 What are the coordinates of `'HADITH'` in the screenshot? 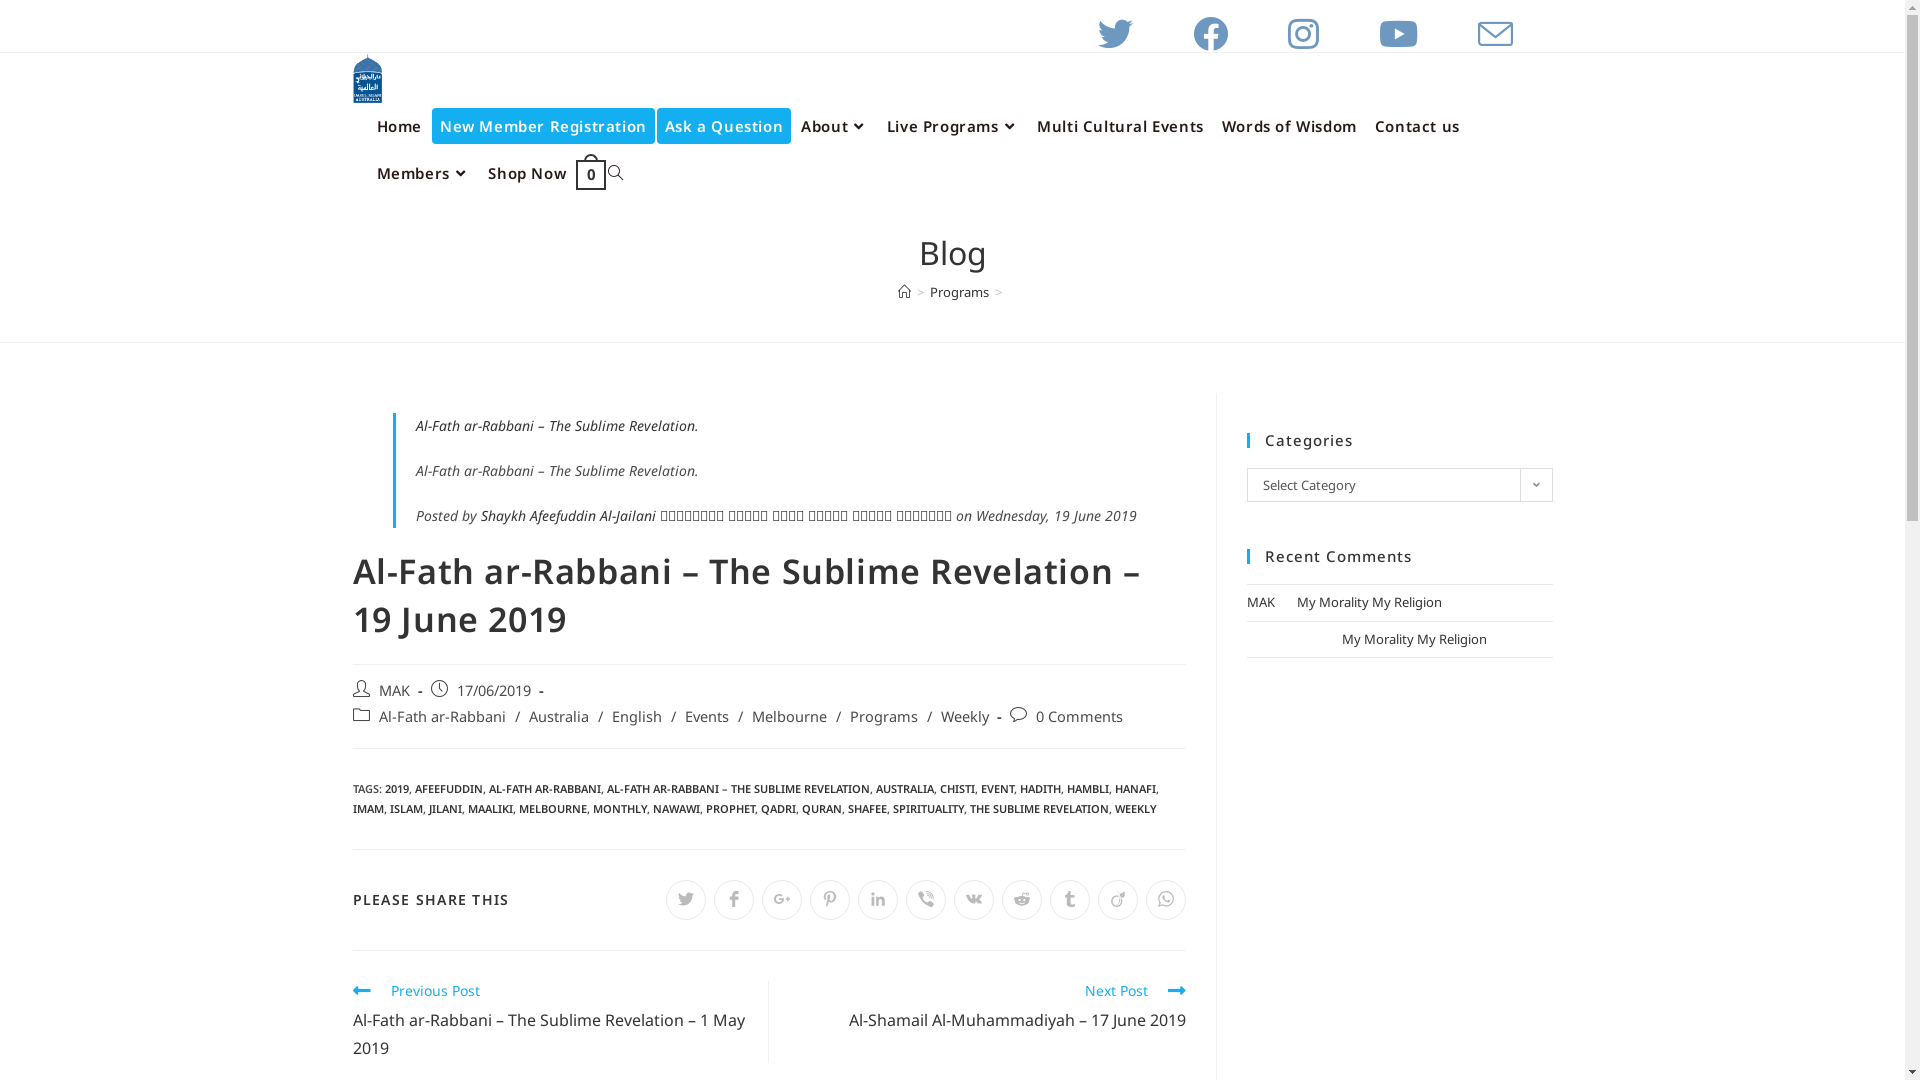 It's located at (1040, 787).